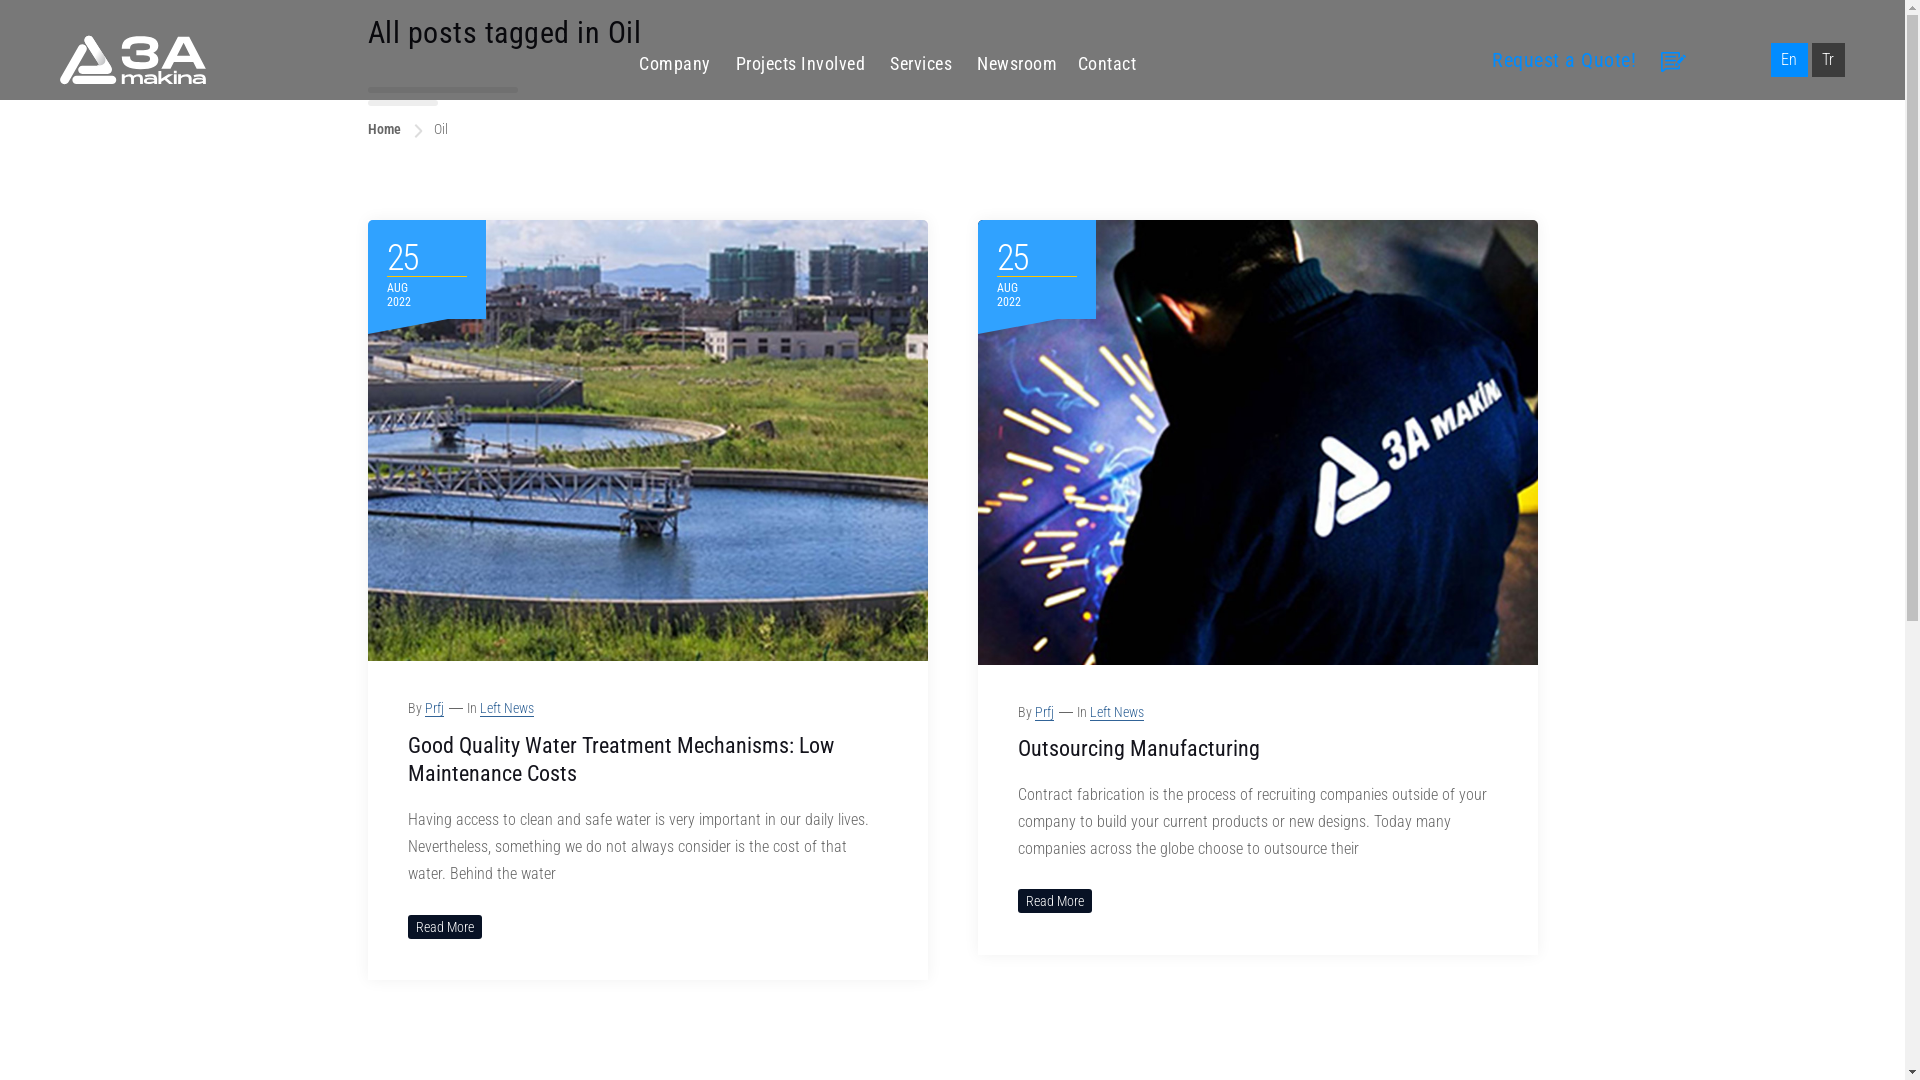 The width and height of the screenshot is (1920, 1080). What do you see at coordinates (1492, 59) in the screenshot?
I see `'Request a Quote!'` at bounding box center [1492, 59].